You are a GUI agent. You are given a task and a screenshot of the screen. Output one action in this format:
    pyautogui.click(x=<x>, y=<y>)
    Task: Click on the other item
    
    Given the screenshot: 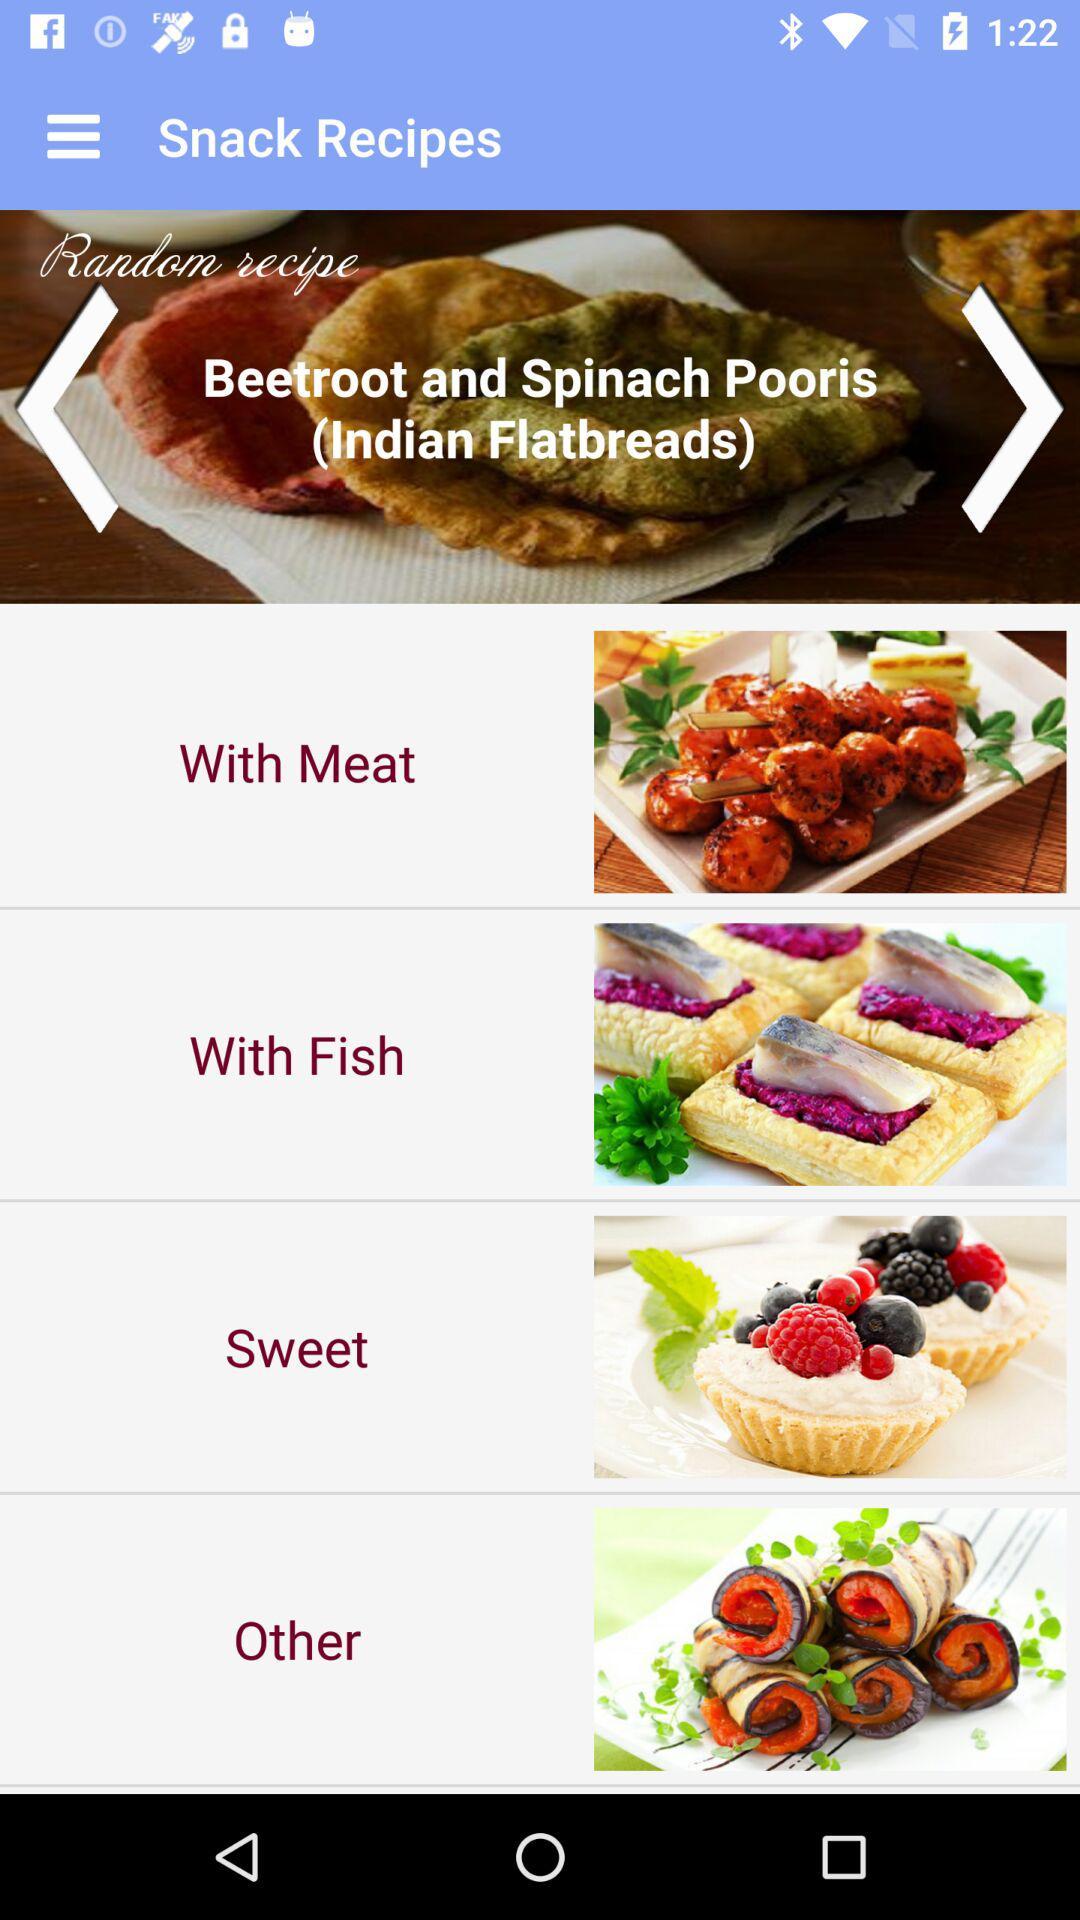 What is the action you would take?
    pyautogui.click(x=297, y=1639)
    